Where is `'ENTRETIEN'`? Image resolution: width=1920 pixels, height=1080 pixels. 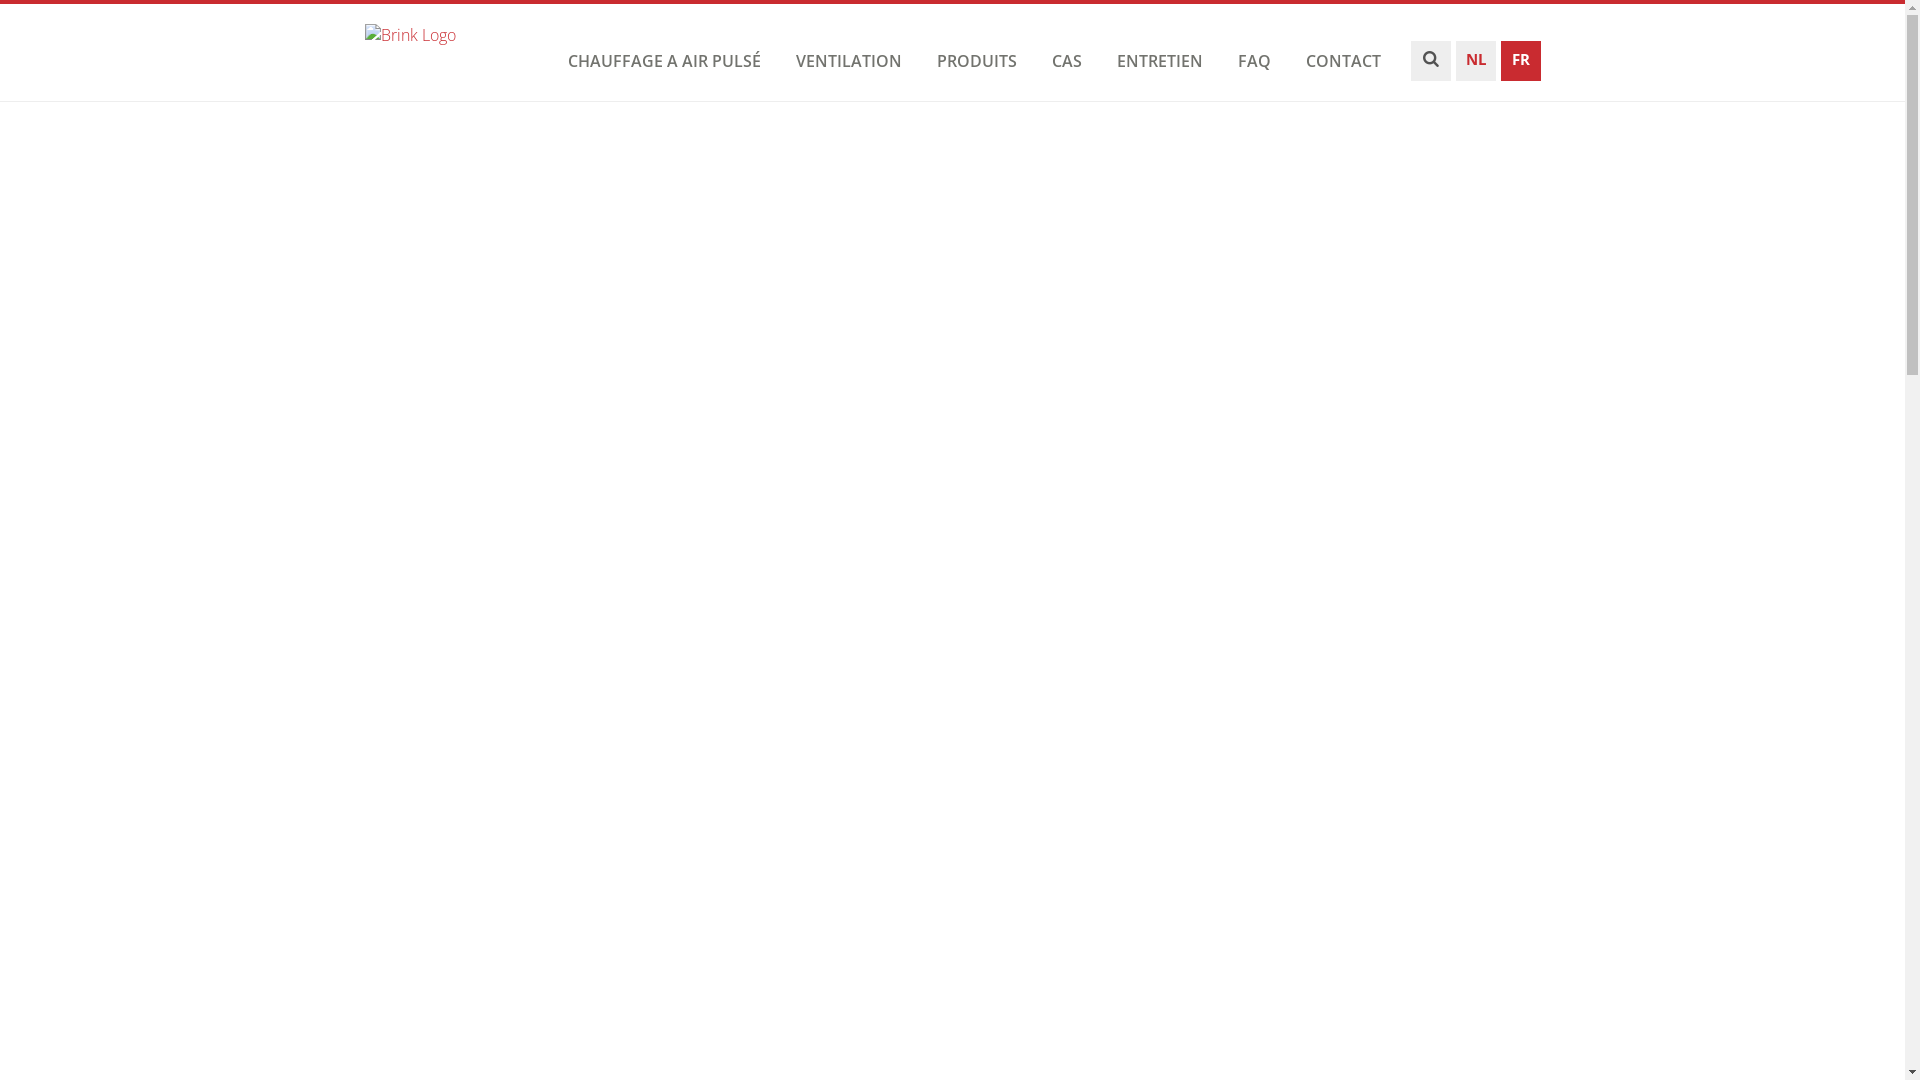
'ENTRETIEN' is located at coordinates (1111, 60).